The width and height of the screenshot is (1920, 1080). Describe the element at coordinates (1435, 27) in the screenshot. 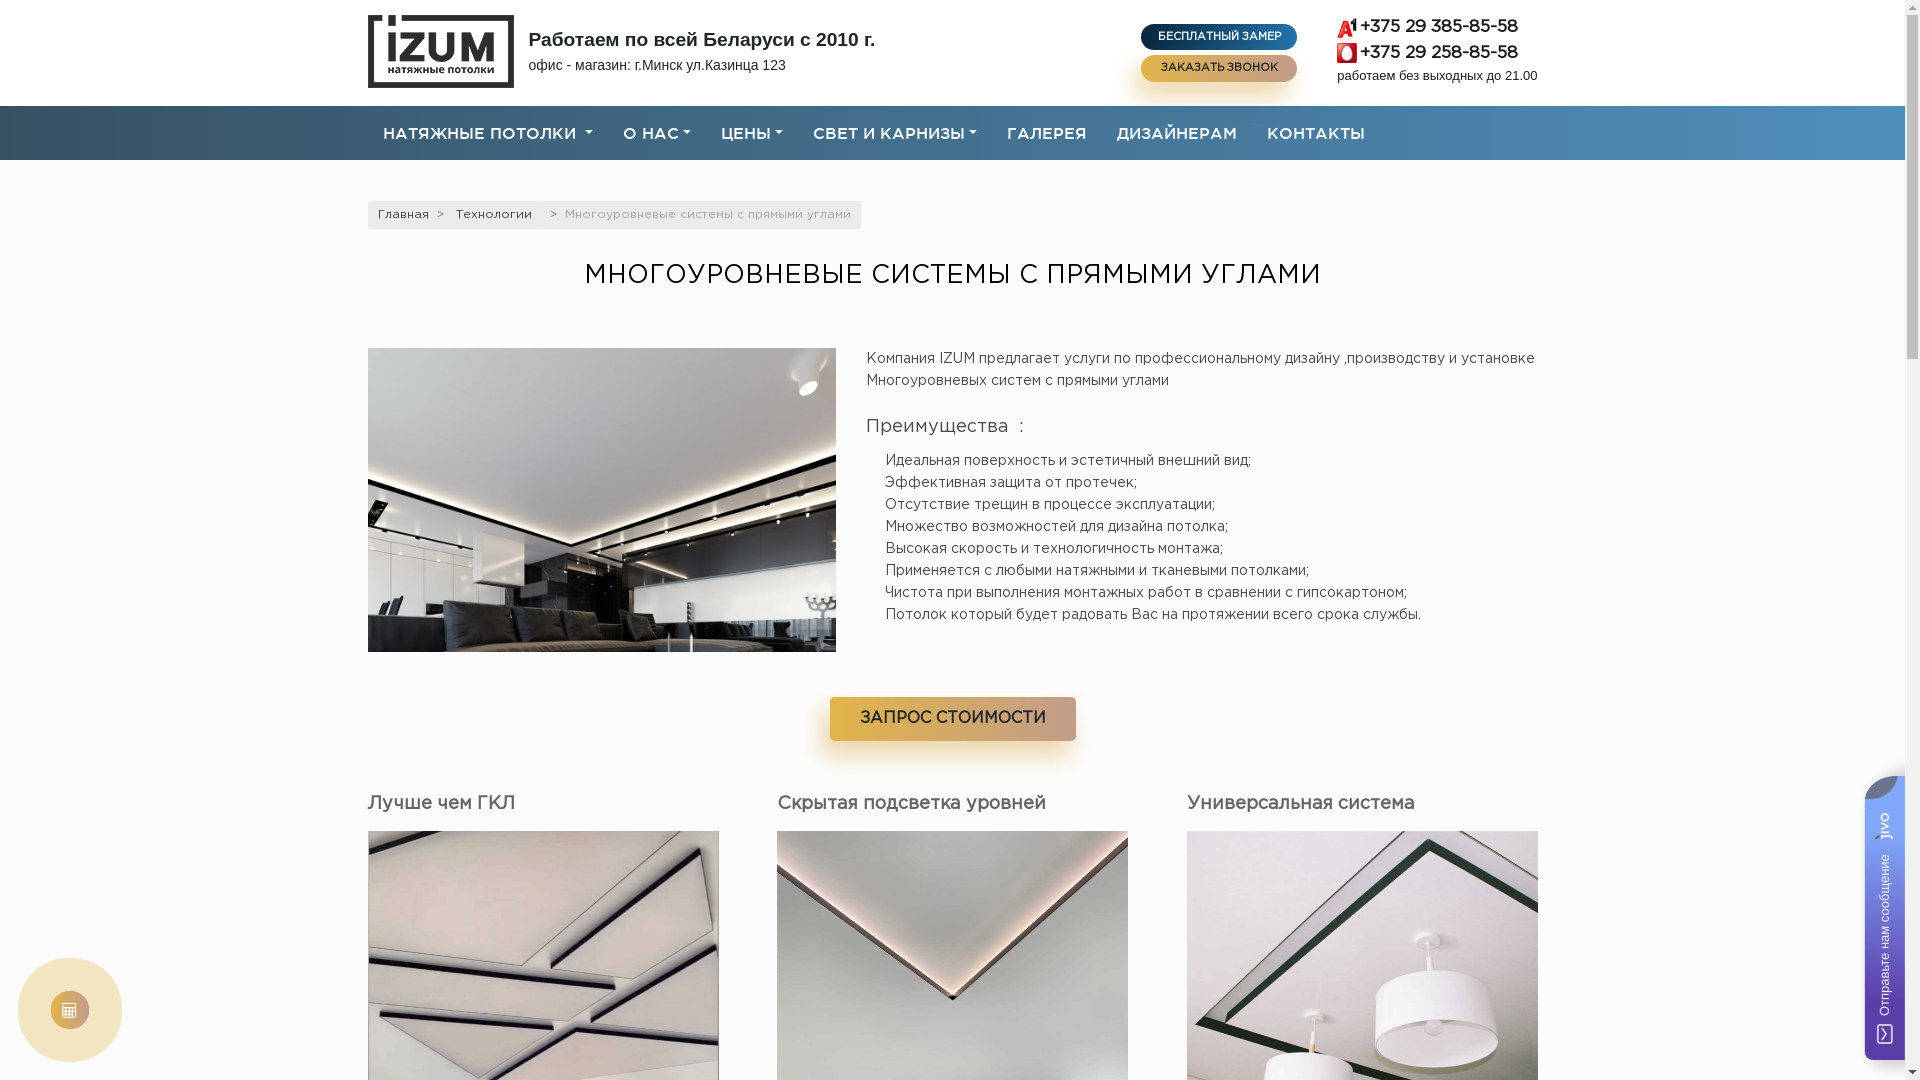

I see `'+375 29 385-85-58'` at that location.